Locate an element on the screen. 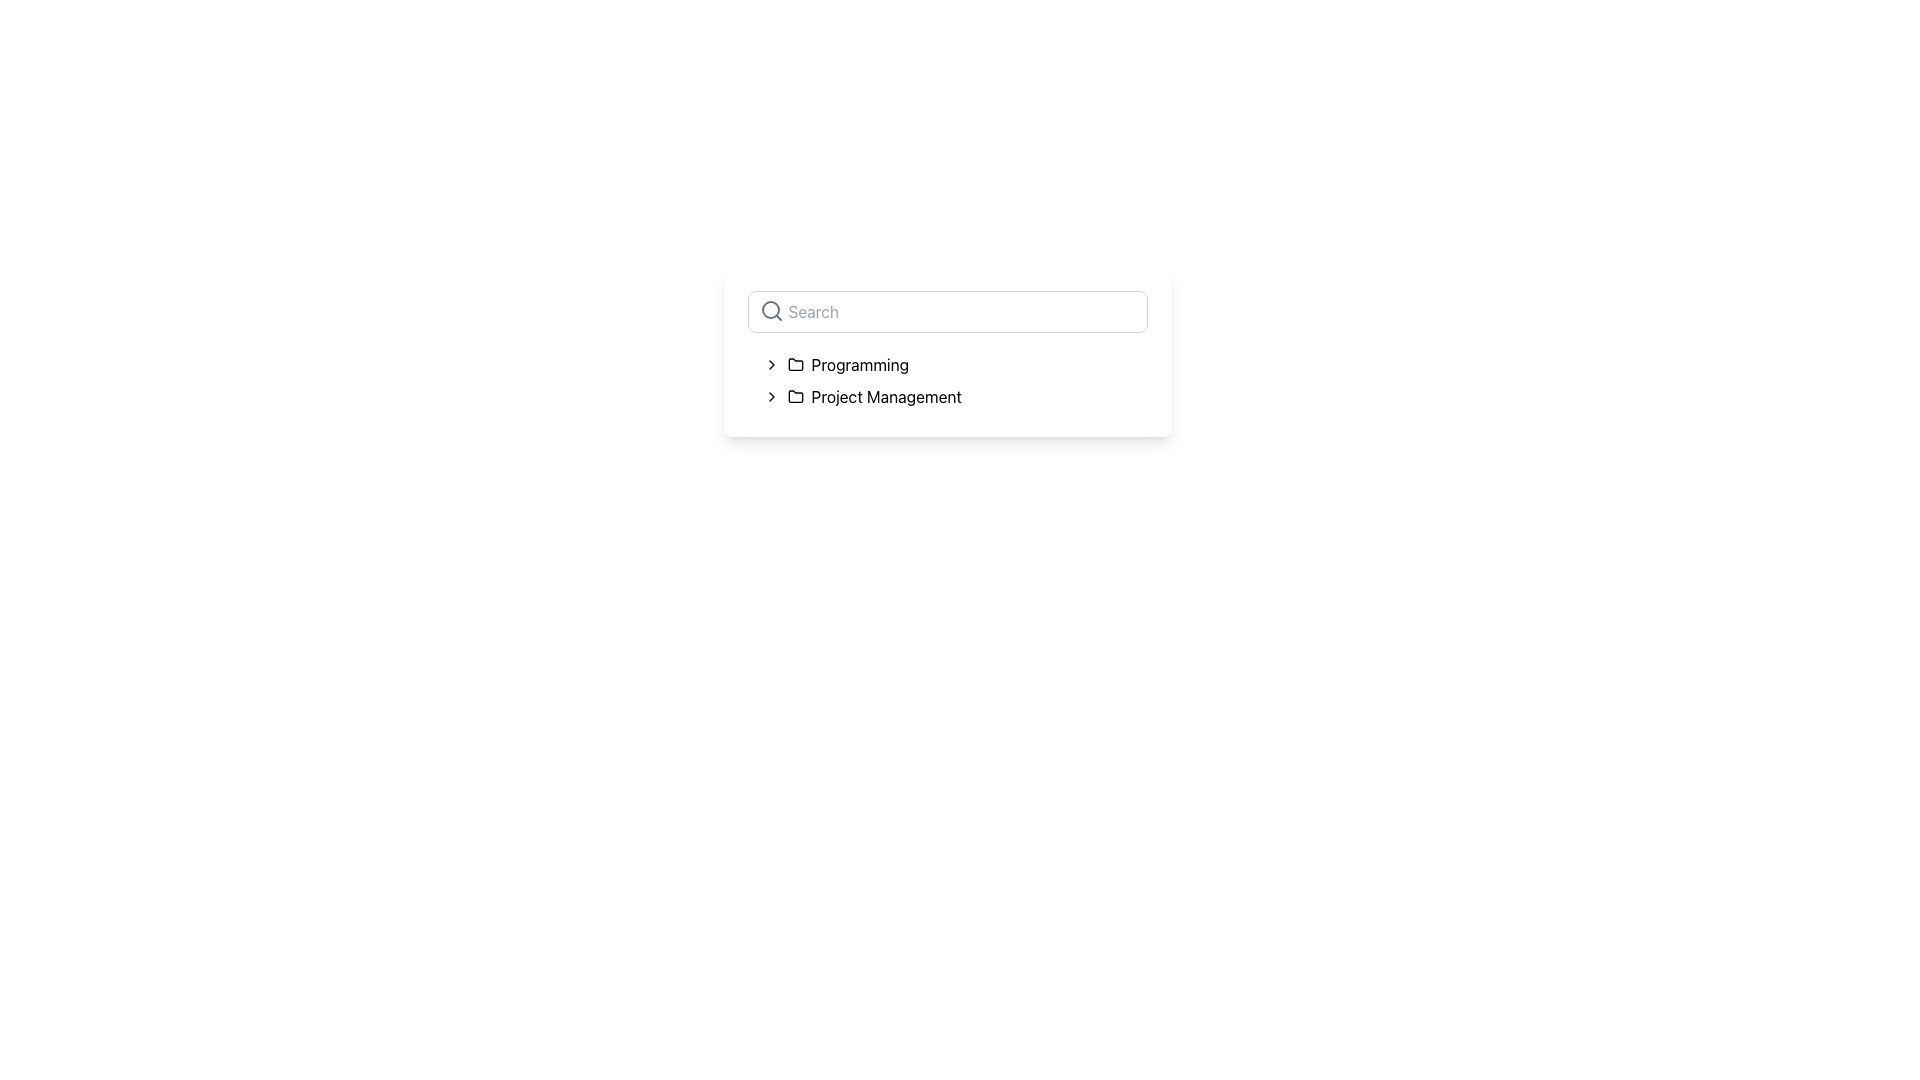 The width and height of the screenshot is (1920, 1080). the 'Project Management' hierarchical list item to expand or collapse it is located at coordinates (954, 397).